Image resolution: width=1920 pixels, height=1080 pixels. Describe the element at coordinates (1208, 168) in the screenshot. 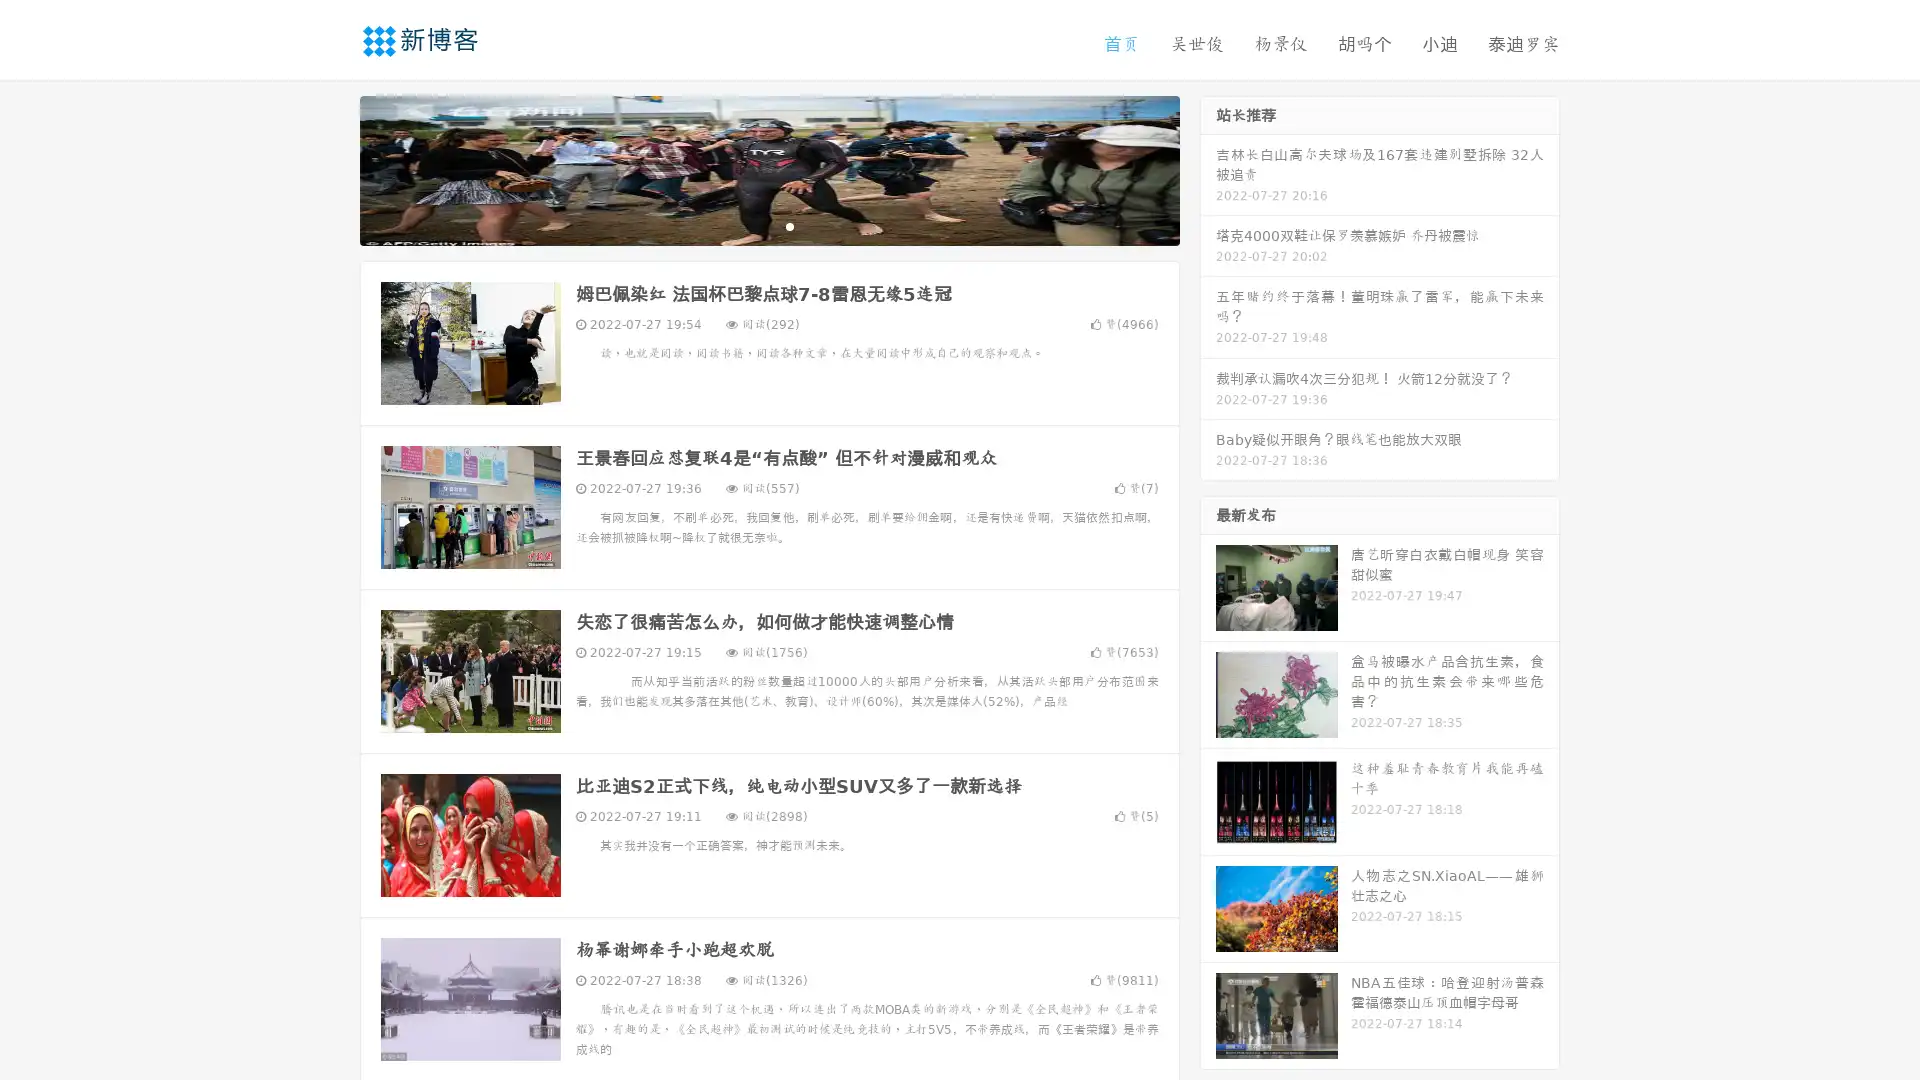

I see `Next slide` at that location.